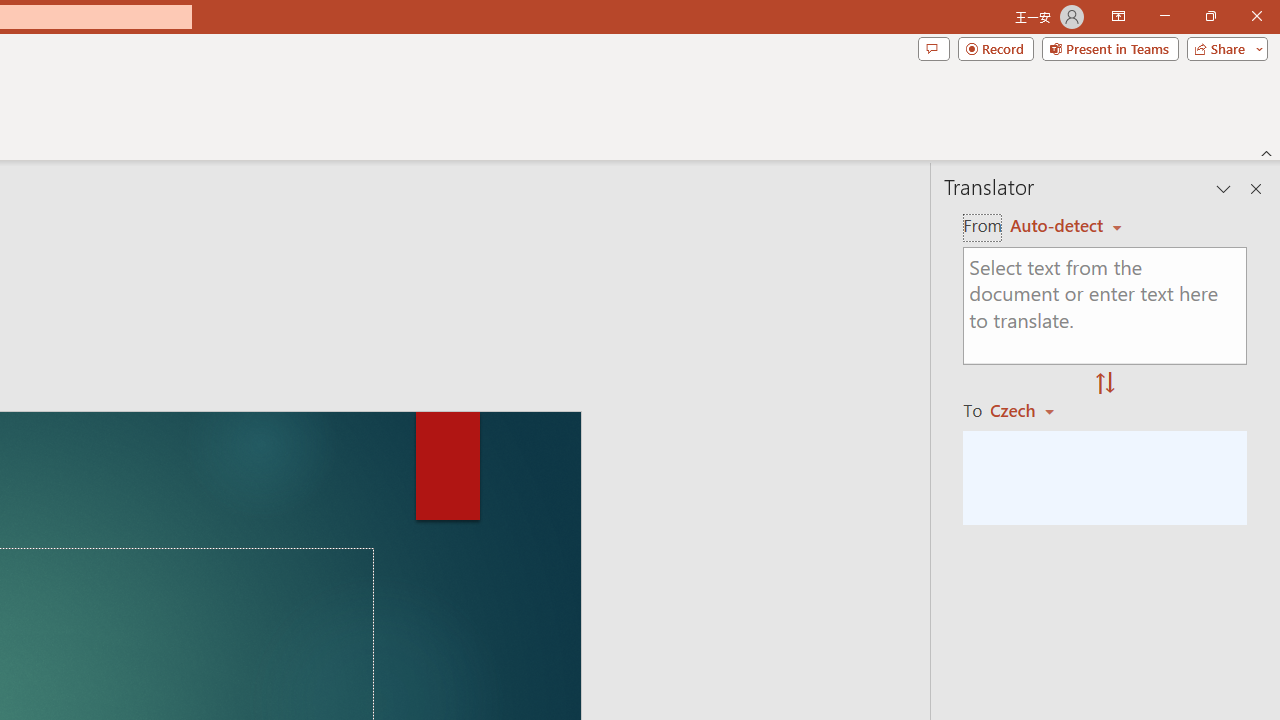  What do you see at coordinates (1031, 409) in the screenshot?
I see `'Czech'` at bounding box center [1031, 409].